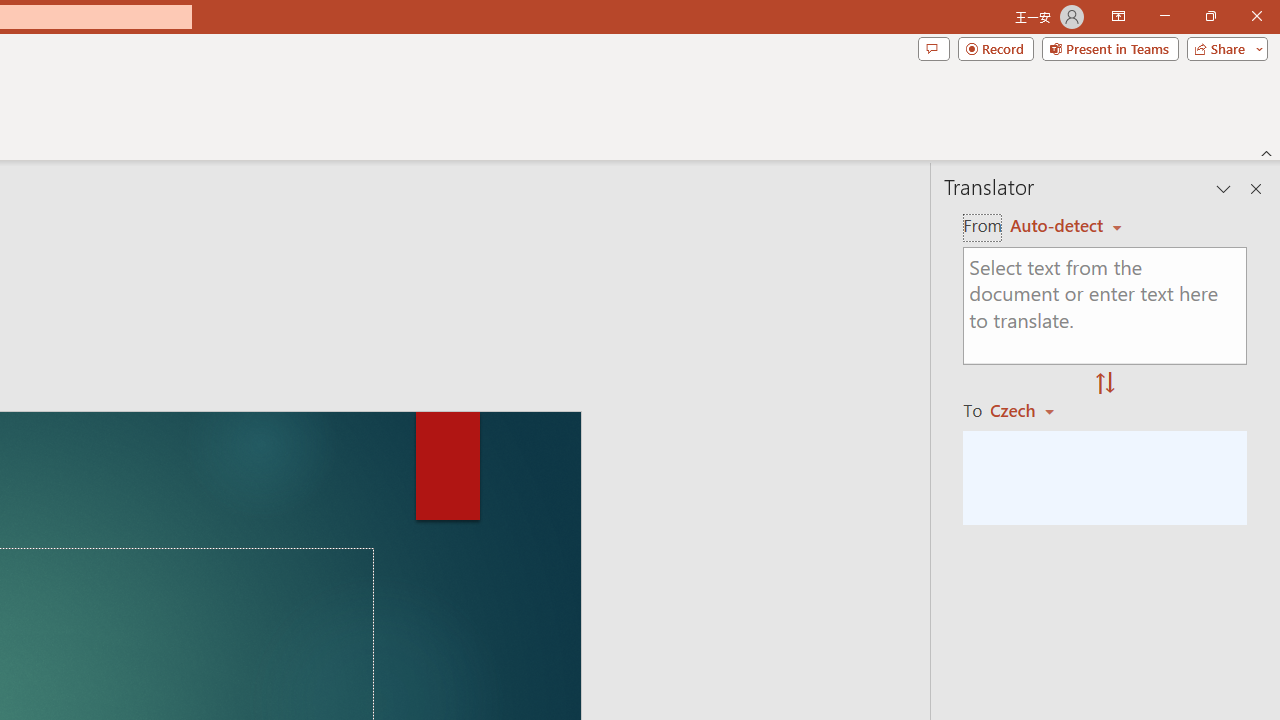  What do you see at coordinates (1031, 409) in the screenshot?
I see `'Czech'` at bounding box center [1031, 409].